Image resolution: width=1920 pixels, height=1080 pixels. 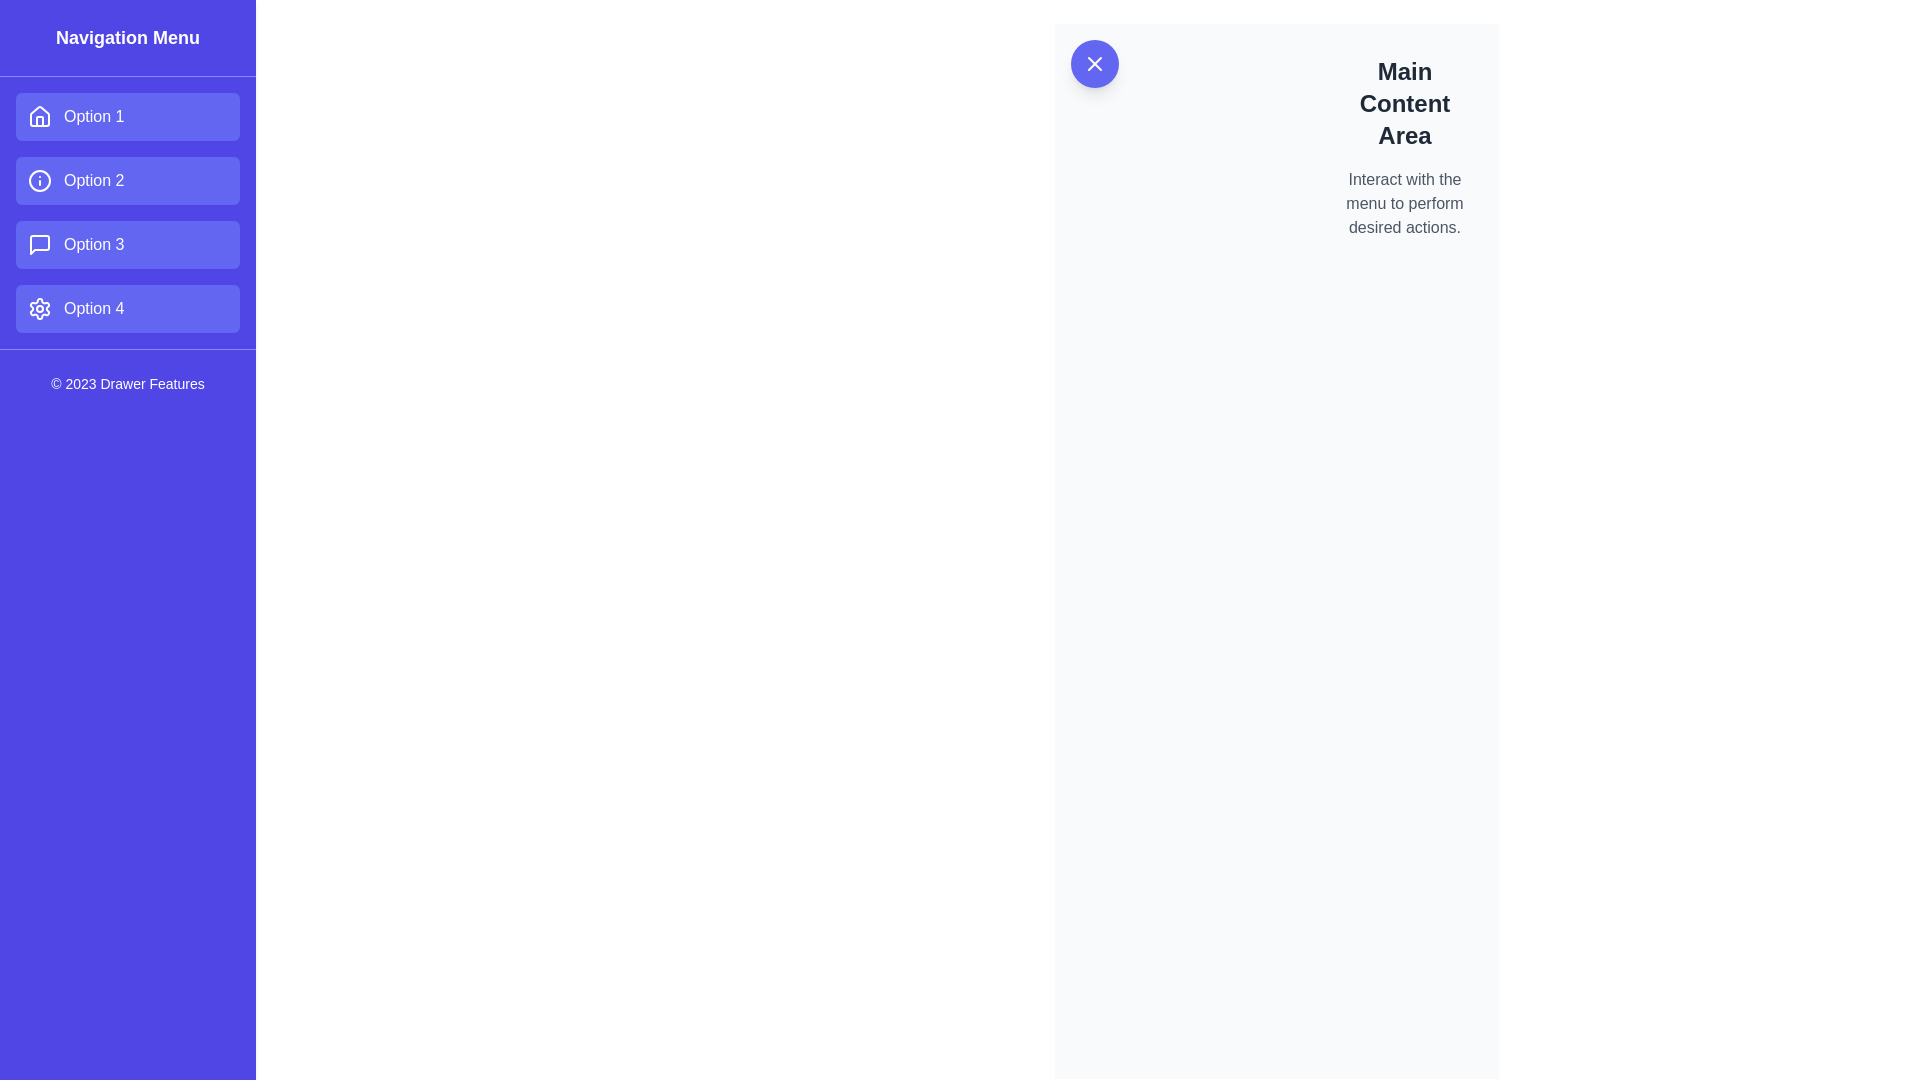 What do you see at coordinates (39, 308) in the screenshot?
I see `the gear icon located in the vertical navigation menu entry labeled 'Option 4'` at bounding box center [39, 308].